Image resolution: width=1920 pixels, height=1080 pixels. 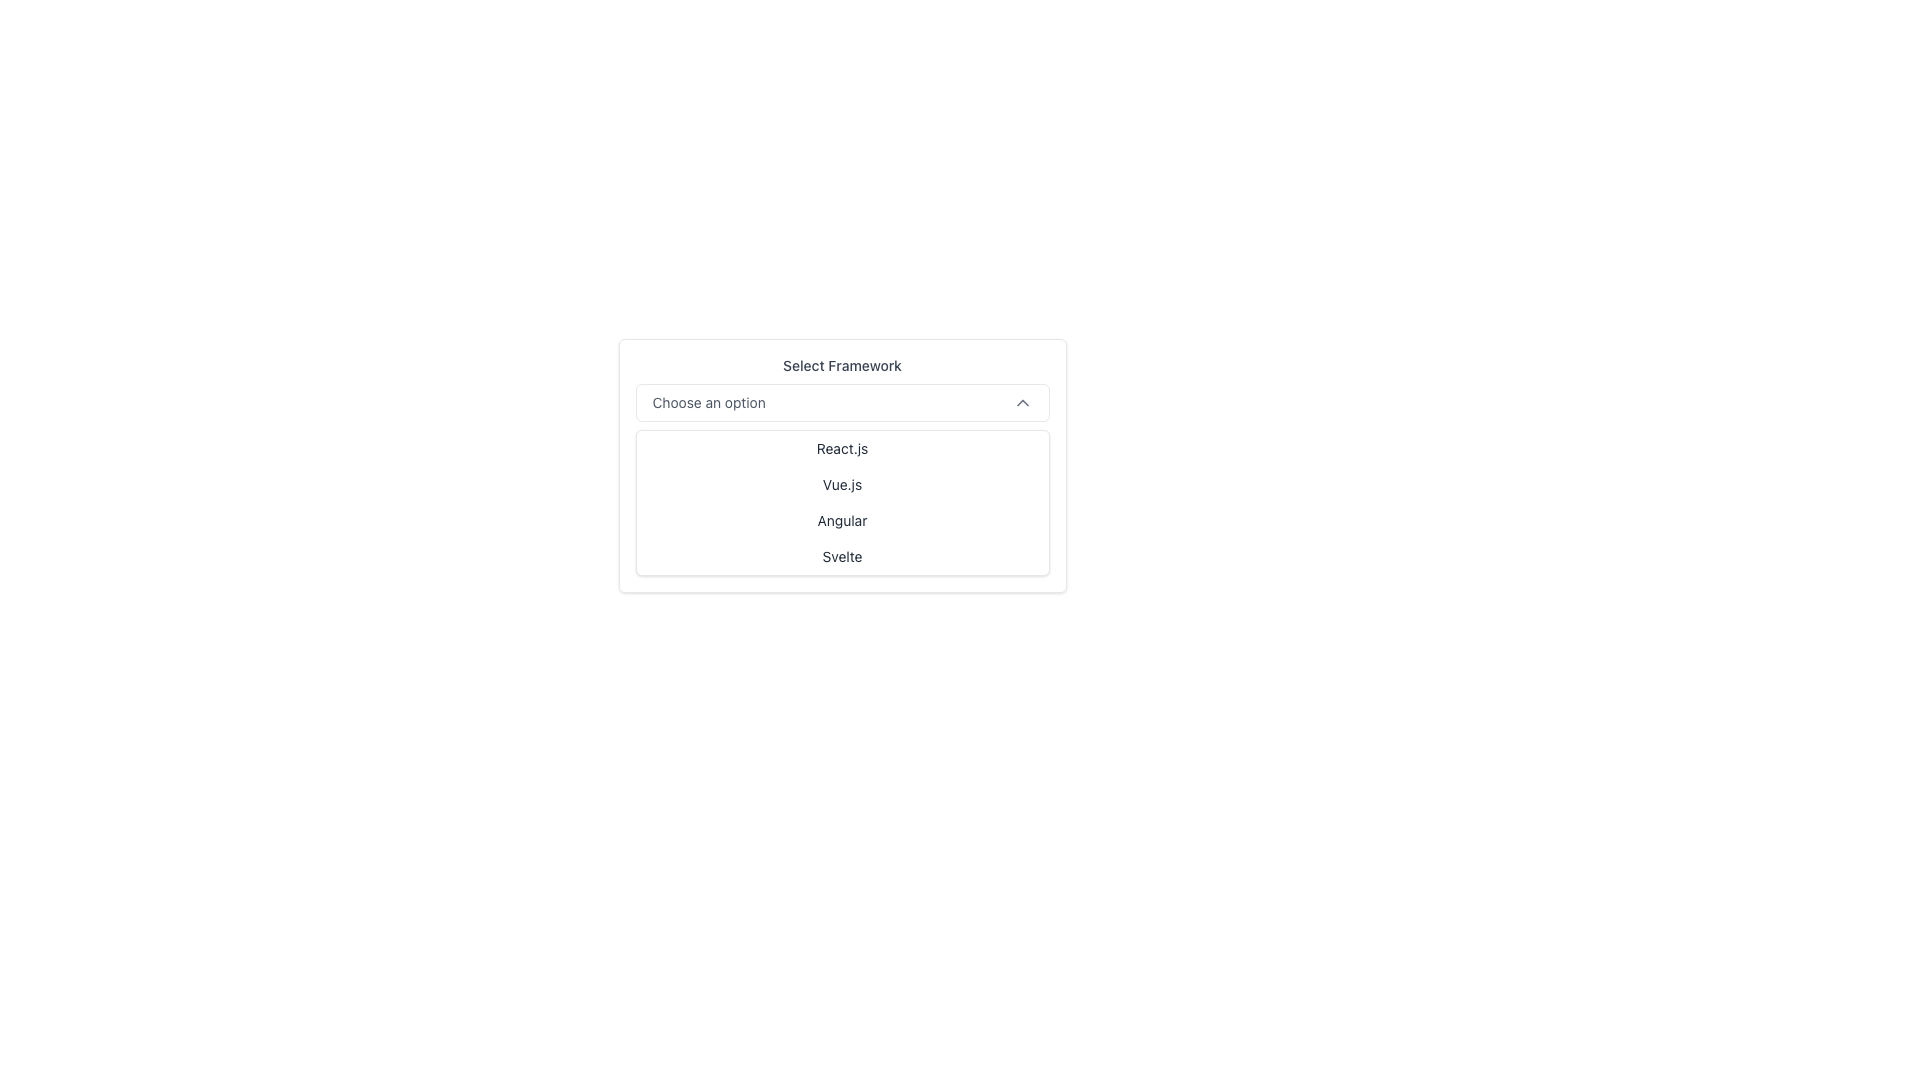 What do you see at coordinates (1022, 402) in the screenshot?
I see `the Chevron icon located on the right side of the 'Choose an option' text, which serves as a toggle for the dropdown menu visibility` at bounding box center [1022, 402].